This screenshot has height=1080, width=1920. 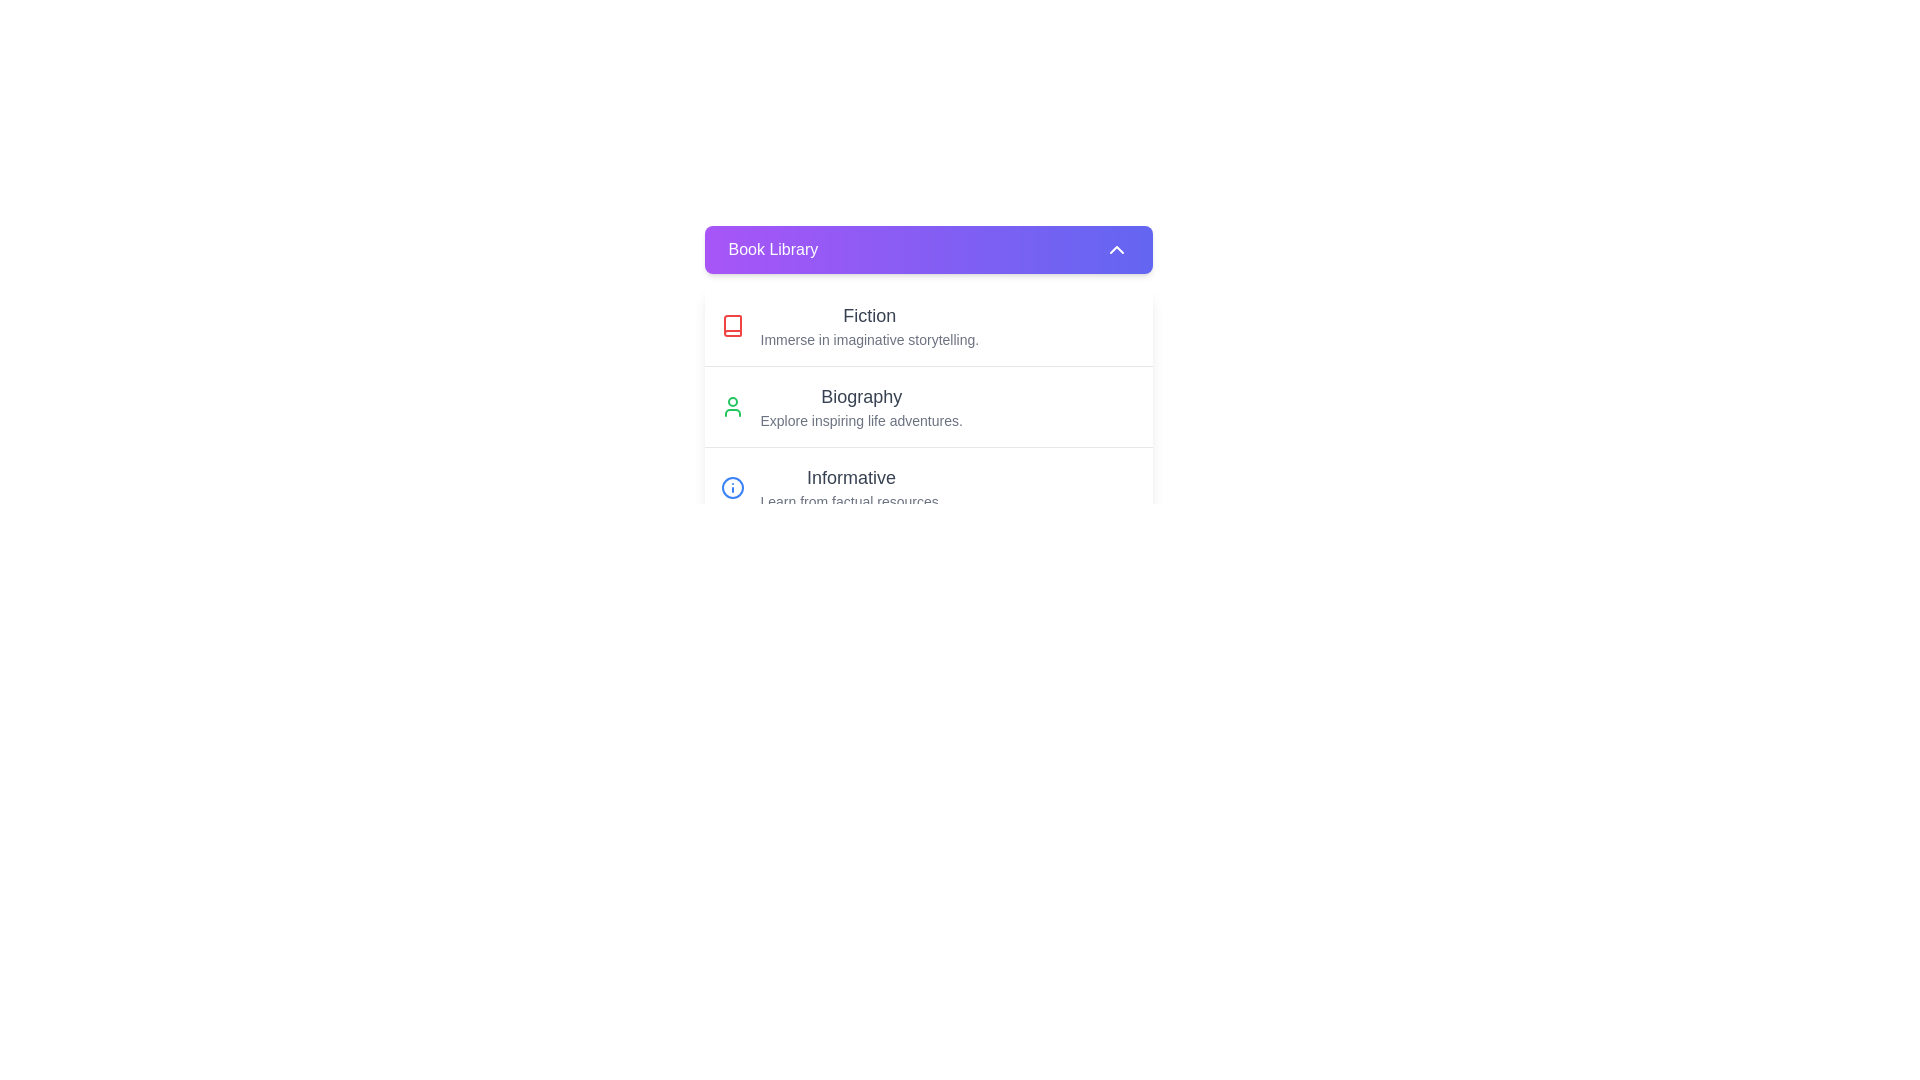 What do you see at coordinates (731, 406) in the screenshot?
I see `the 'Biography' icon, which serves as a visual marker for the Biography category located to the left of the text 'Biography' in the list` at bounding box center [731, 406].